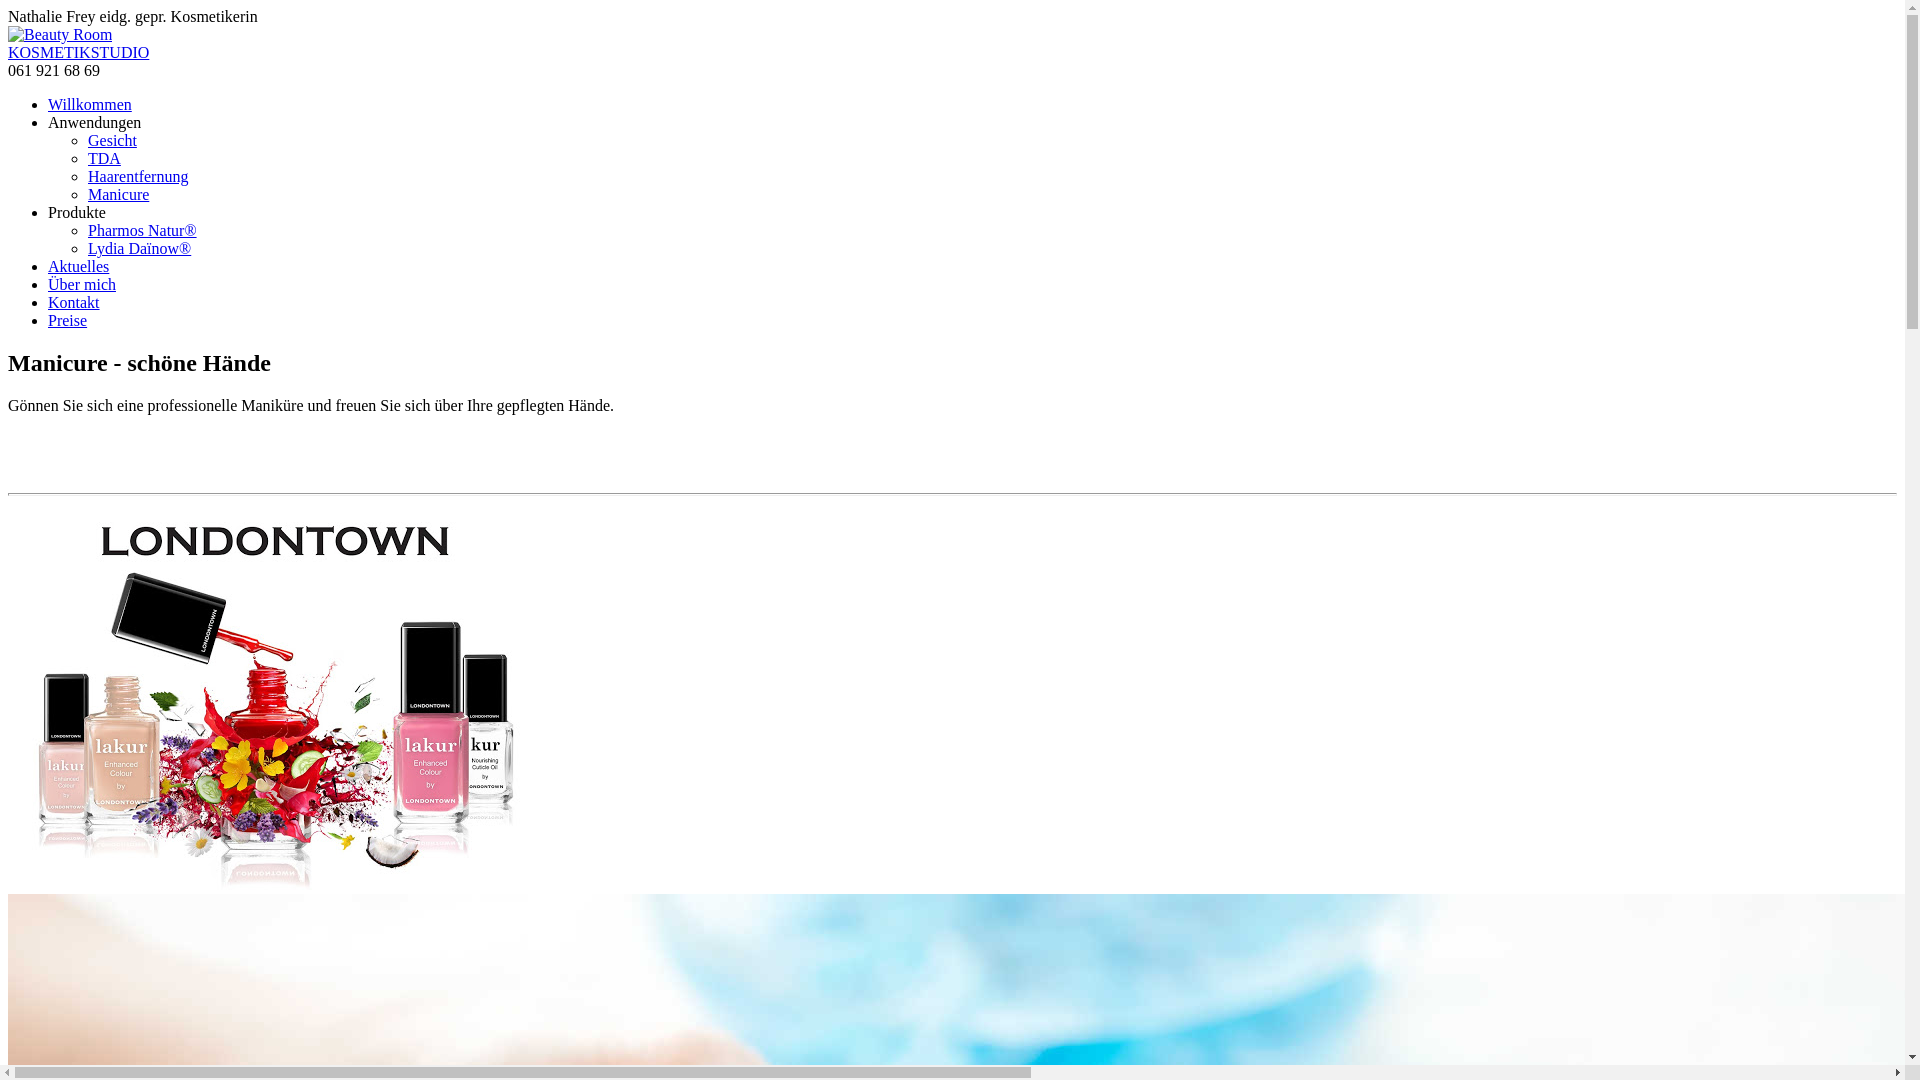 The image size is (1920, 1080). I want to click on 'KOSMETIKSTUDIO', so click(8, 51).